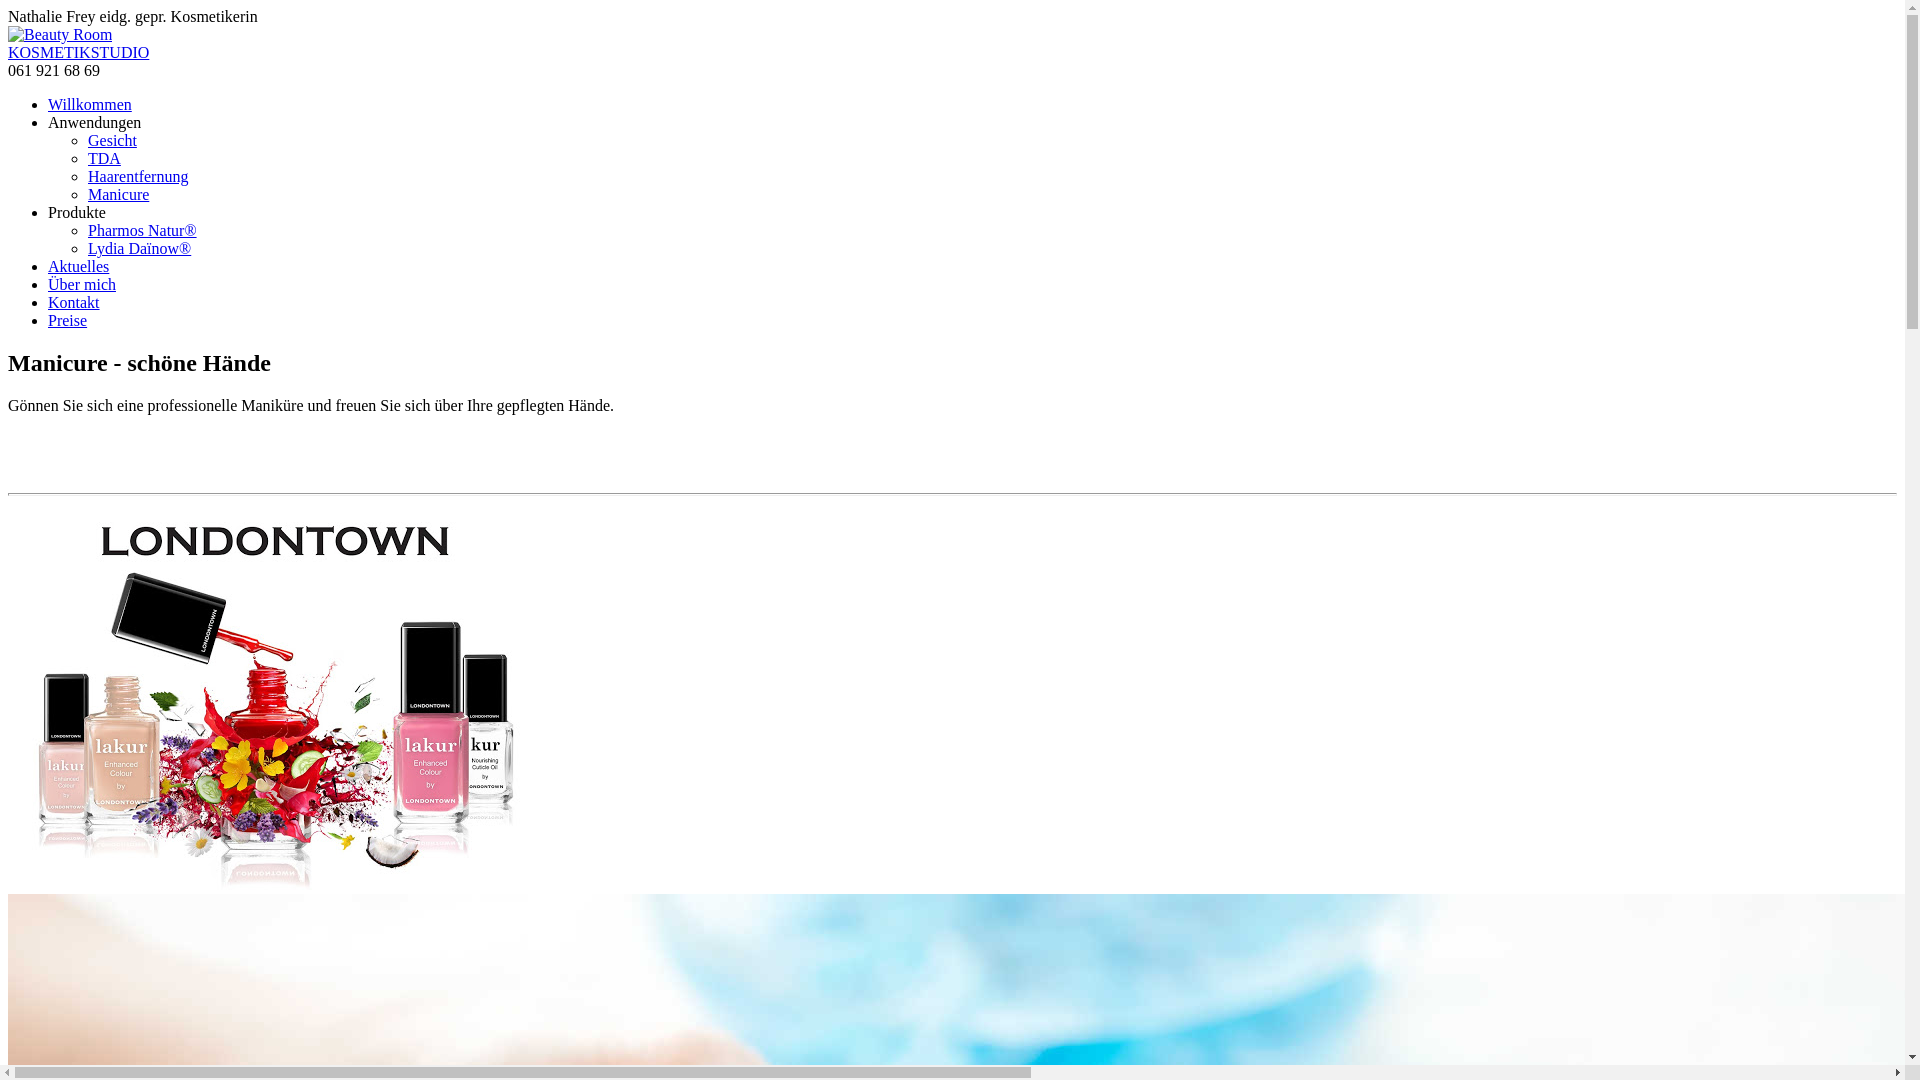 The image size is (1920, 1080). I want to click on 'KOSMETIKSTUDIO', so click(8, 51).